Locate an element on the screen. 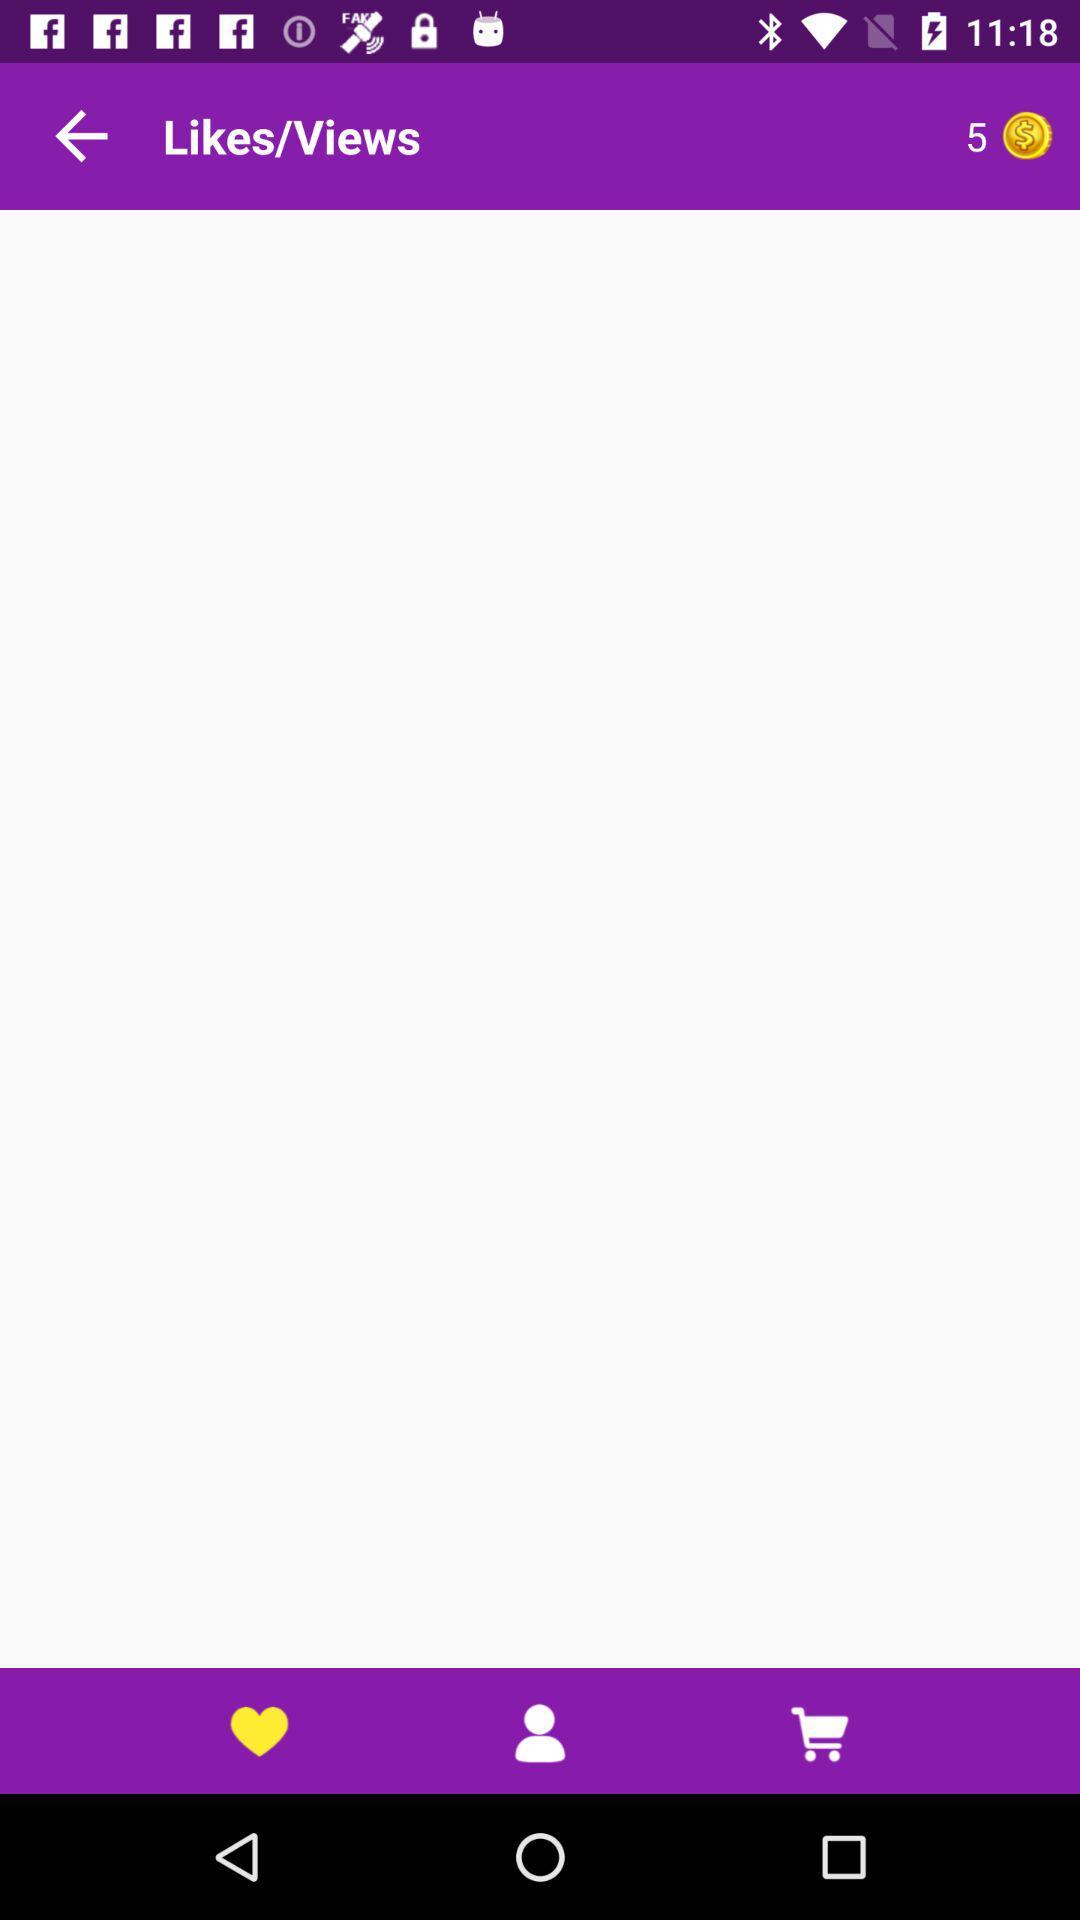  earn points is located at coordinates (1027, 134).